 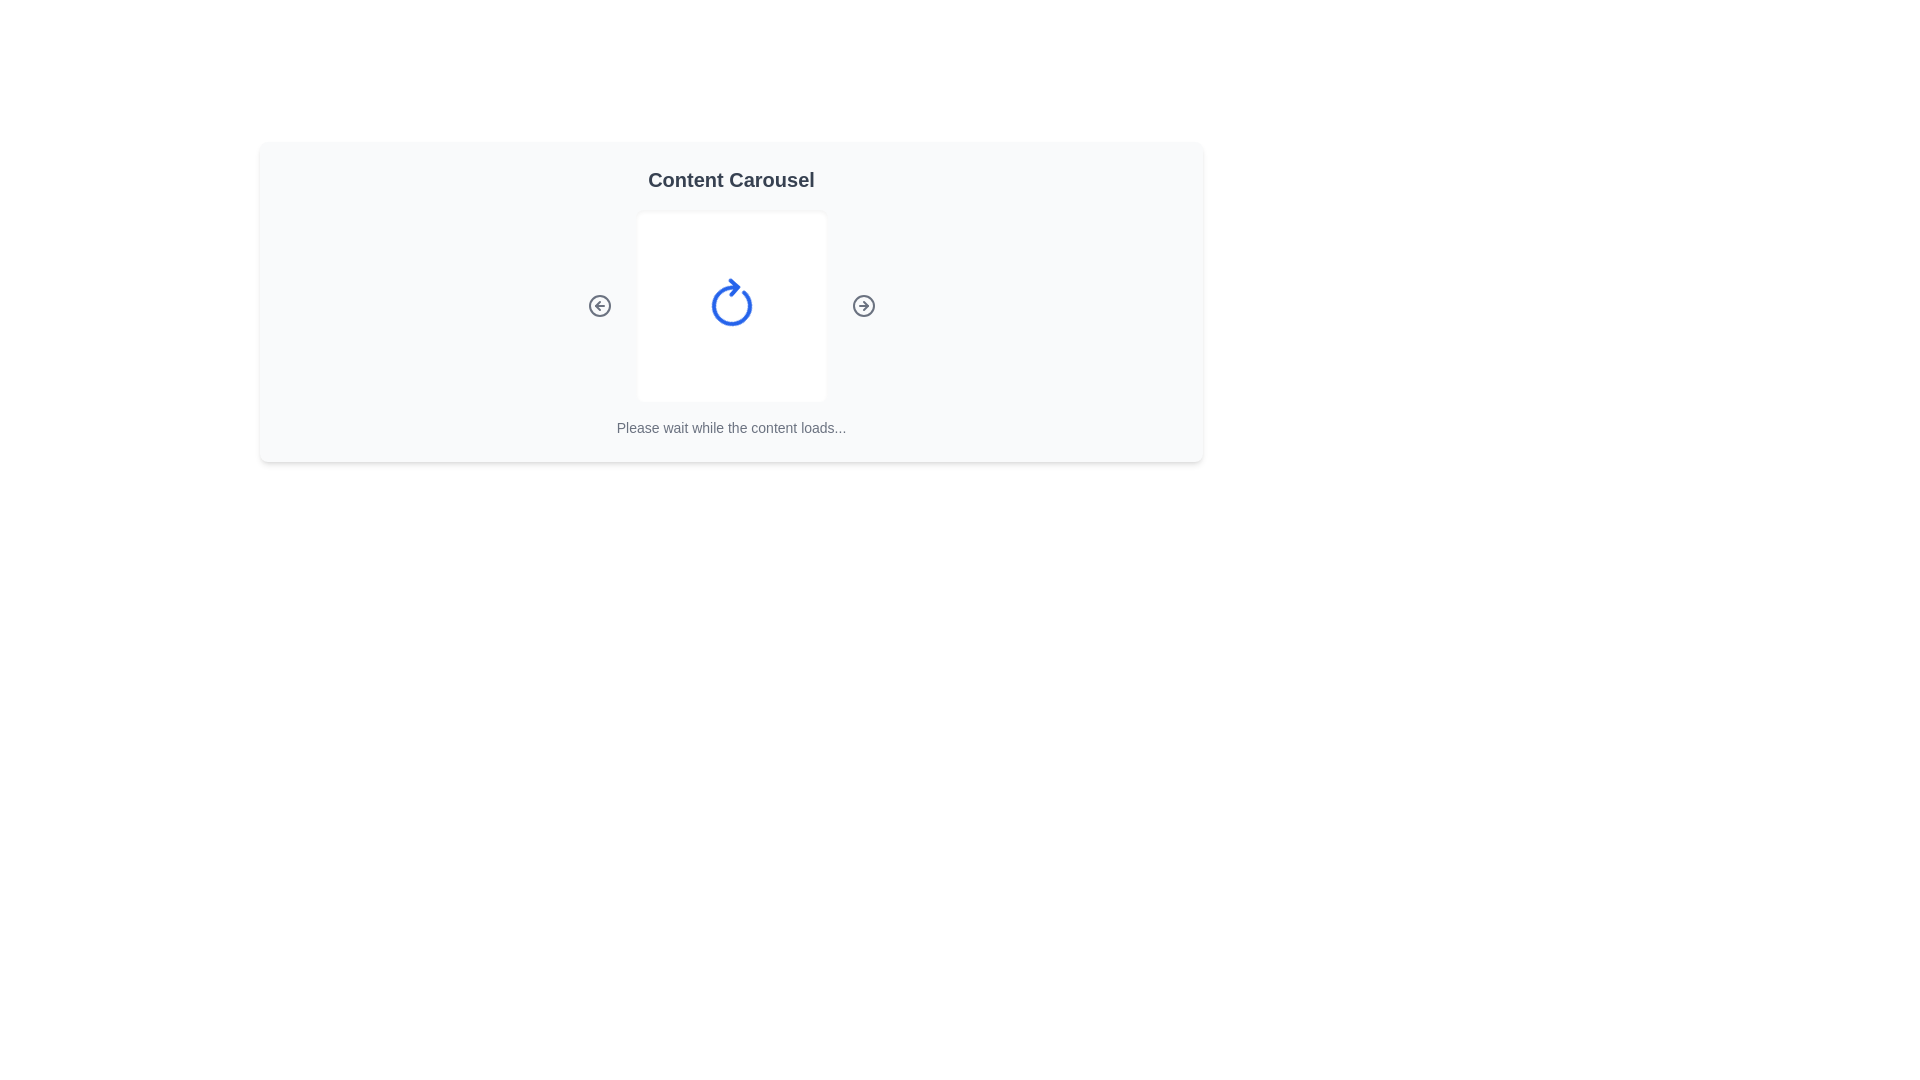 I want to click on the circular button with a left-pointing arrow inside, so click(x=598, y=305).